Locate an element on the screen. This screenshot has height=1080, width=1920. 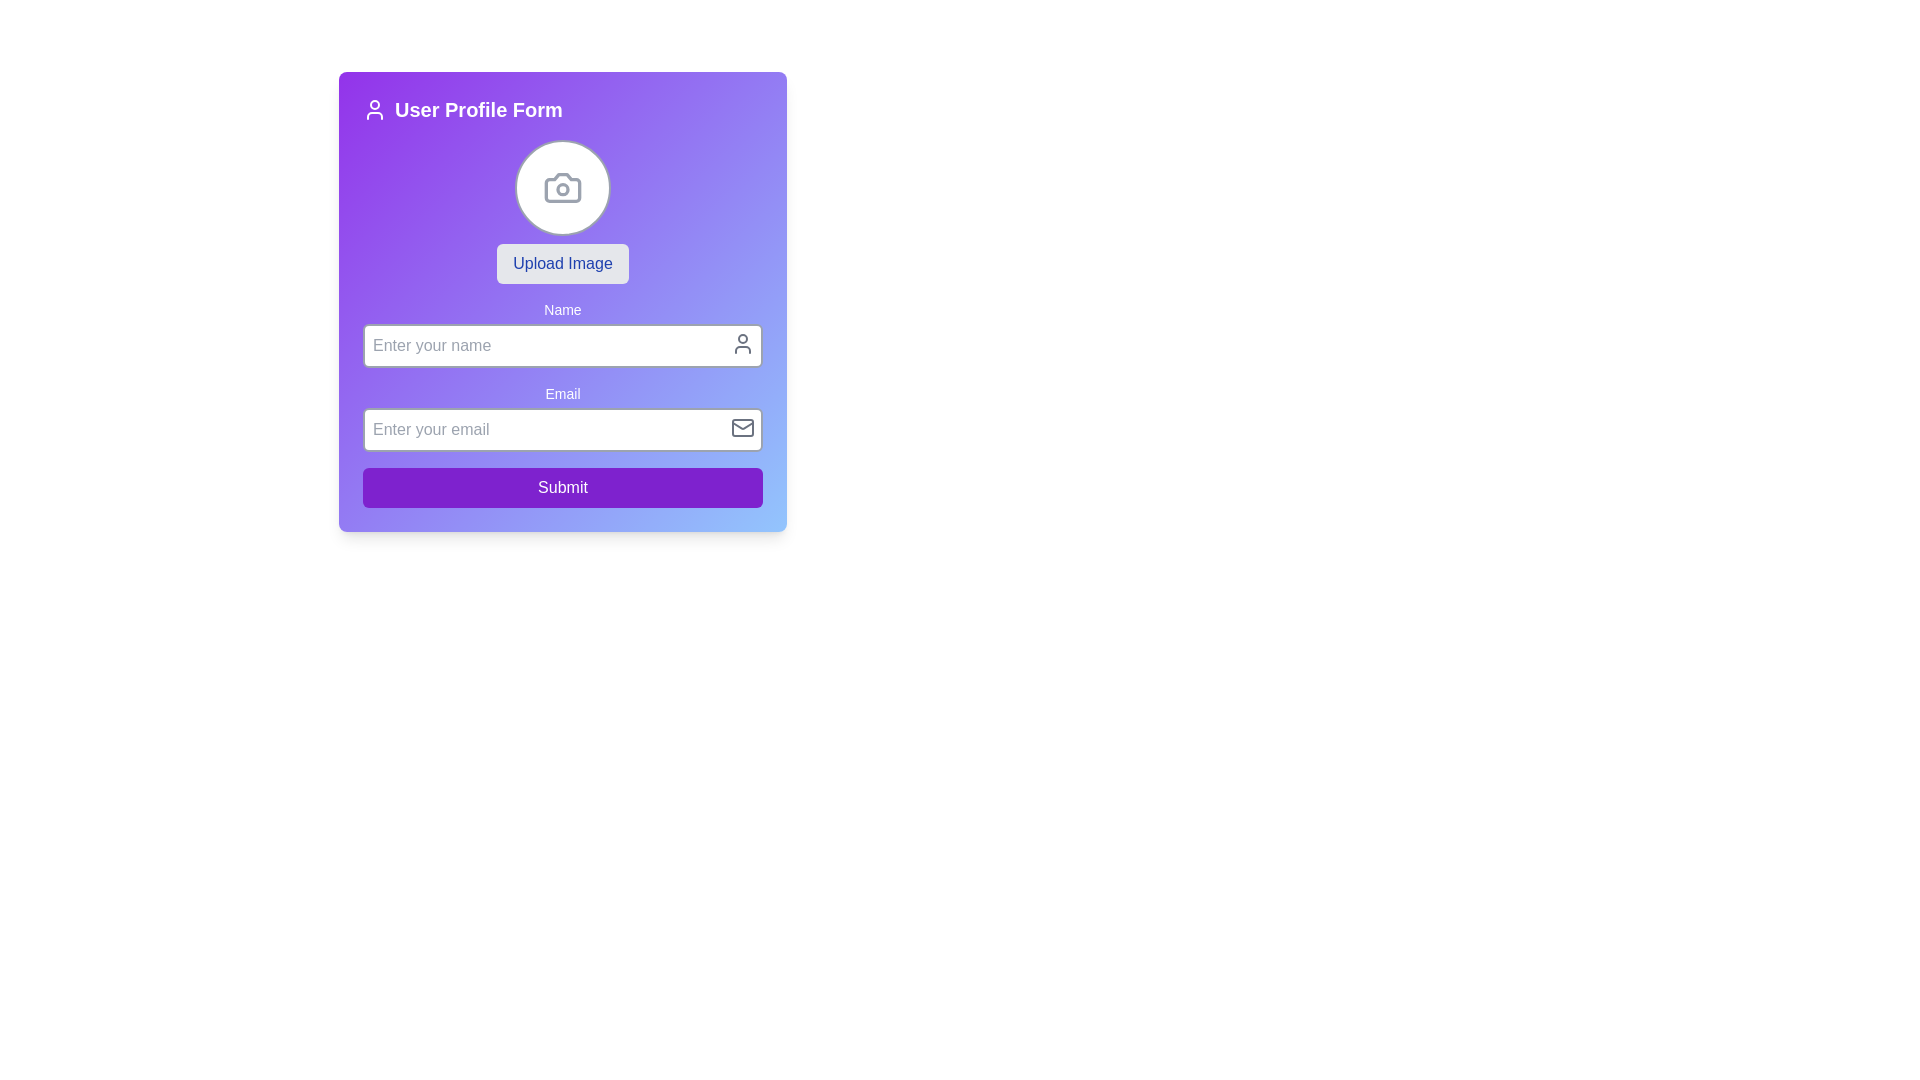
the decorative icon base that is part of the envelope icon indicating the email input field, located on the right side of the email input area is located at coordinates (742, 427).